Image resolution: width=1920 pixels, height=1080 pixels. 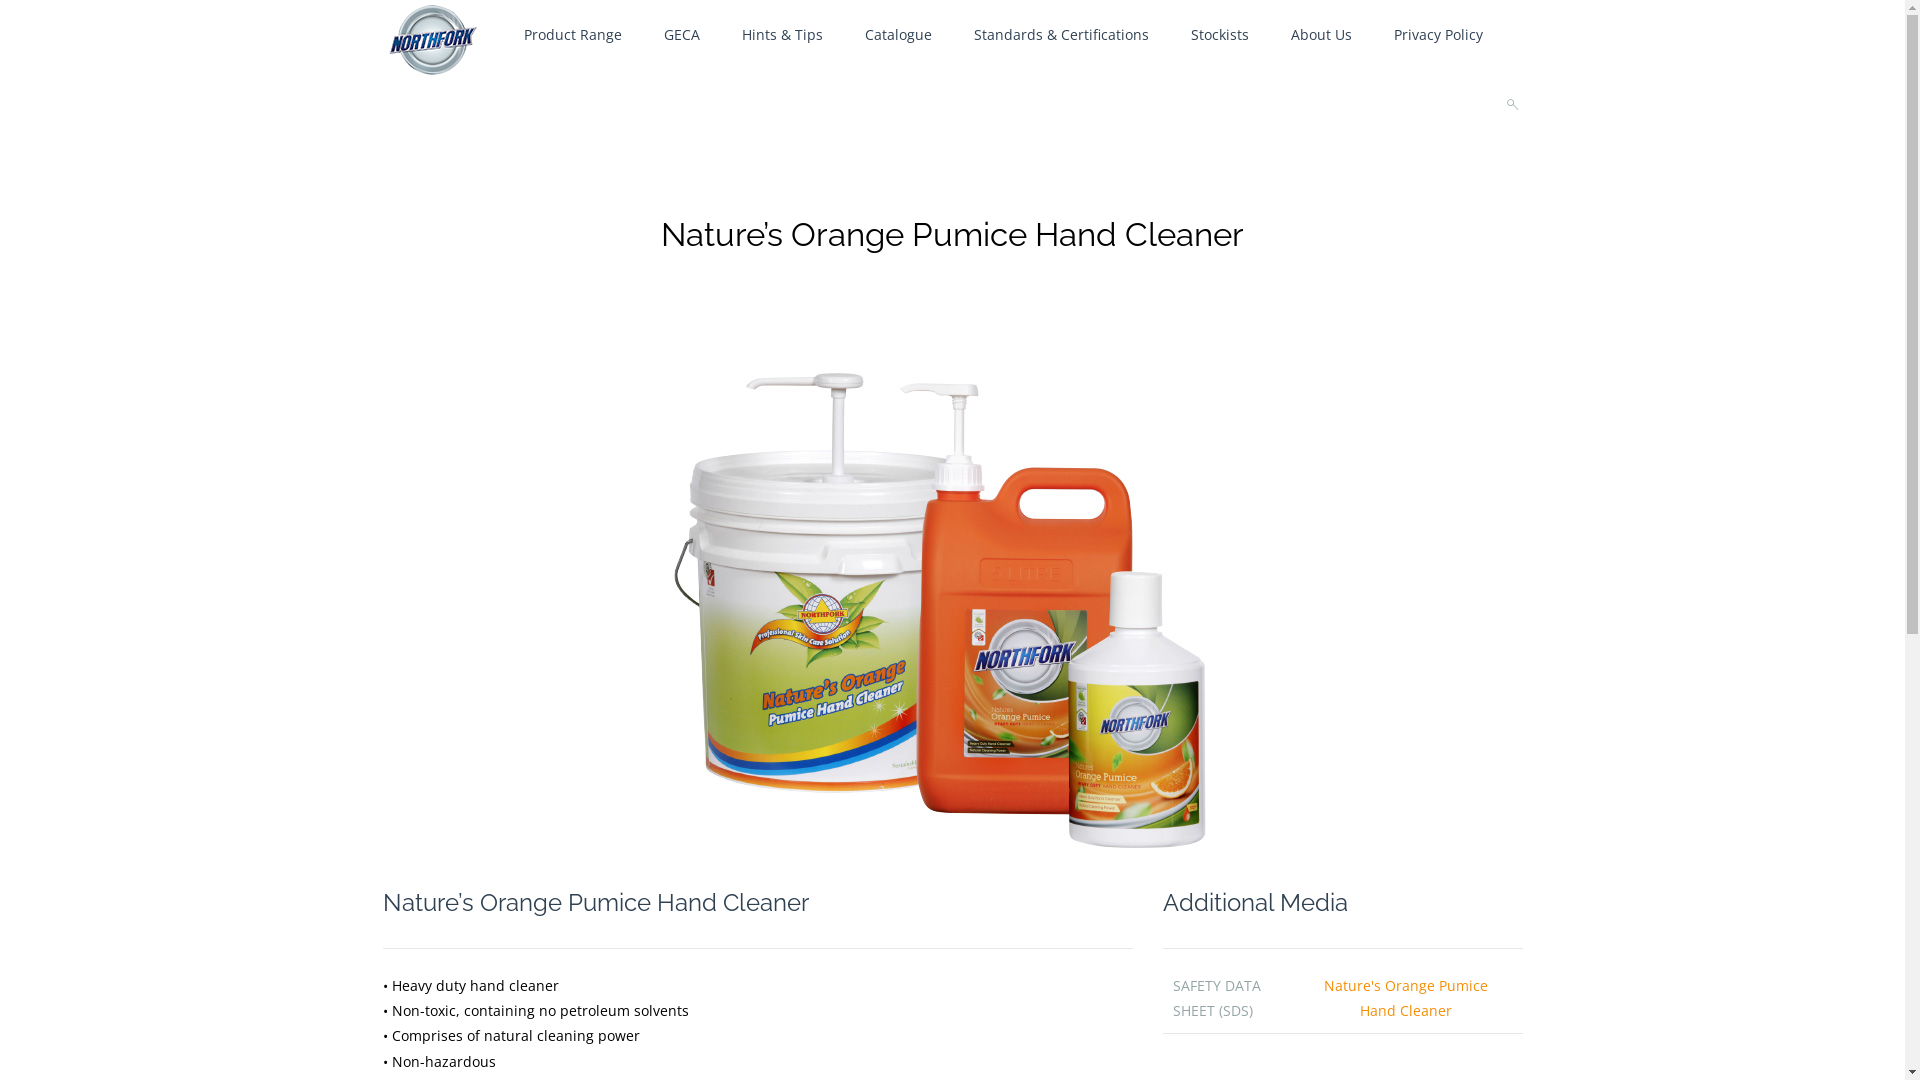 I want to click on 'Hints & Tips', so click(x=780, y=34).